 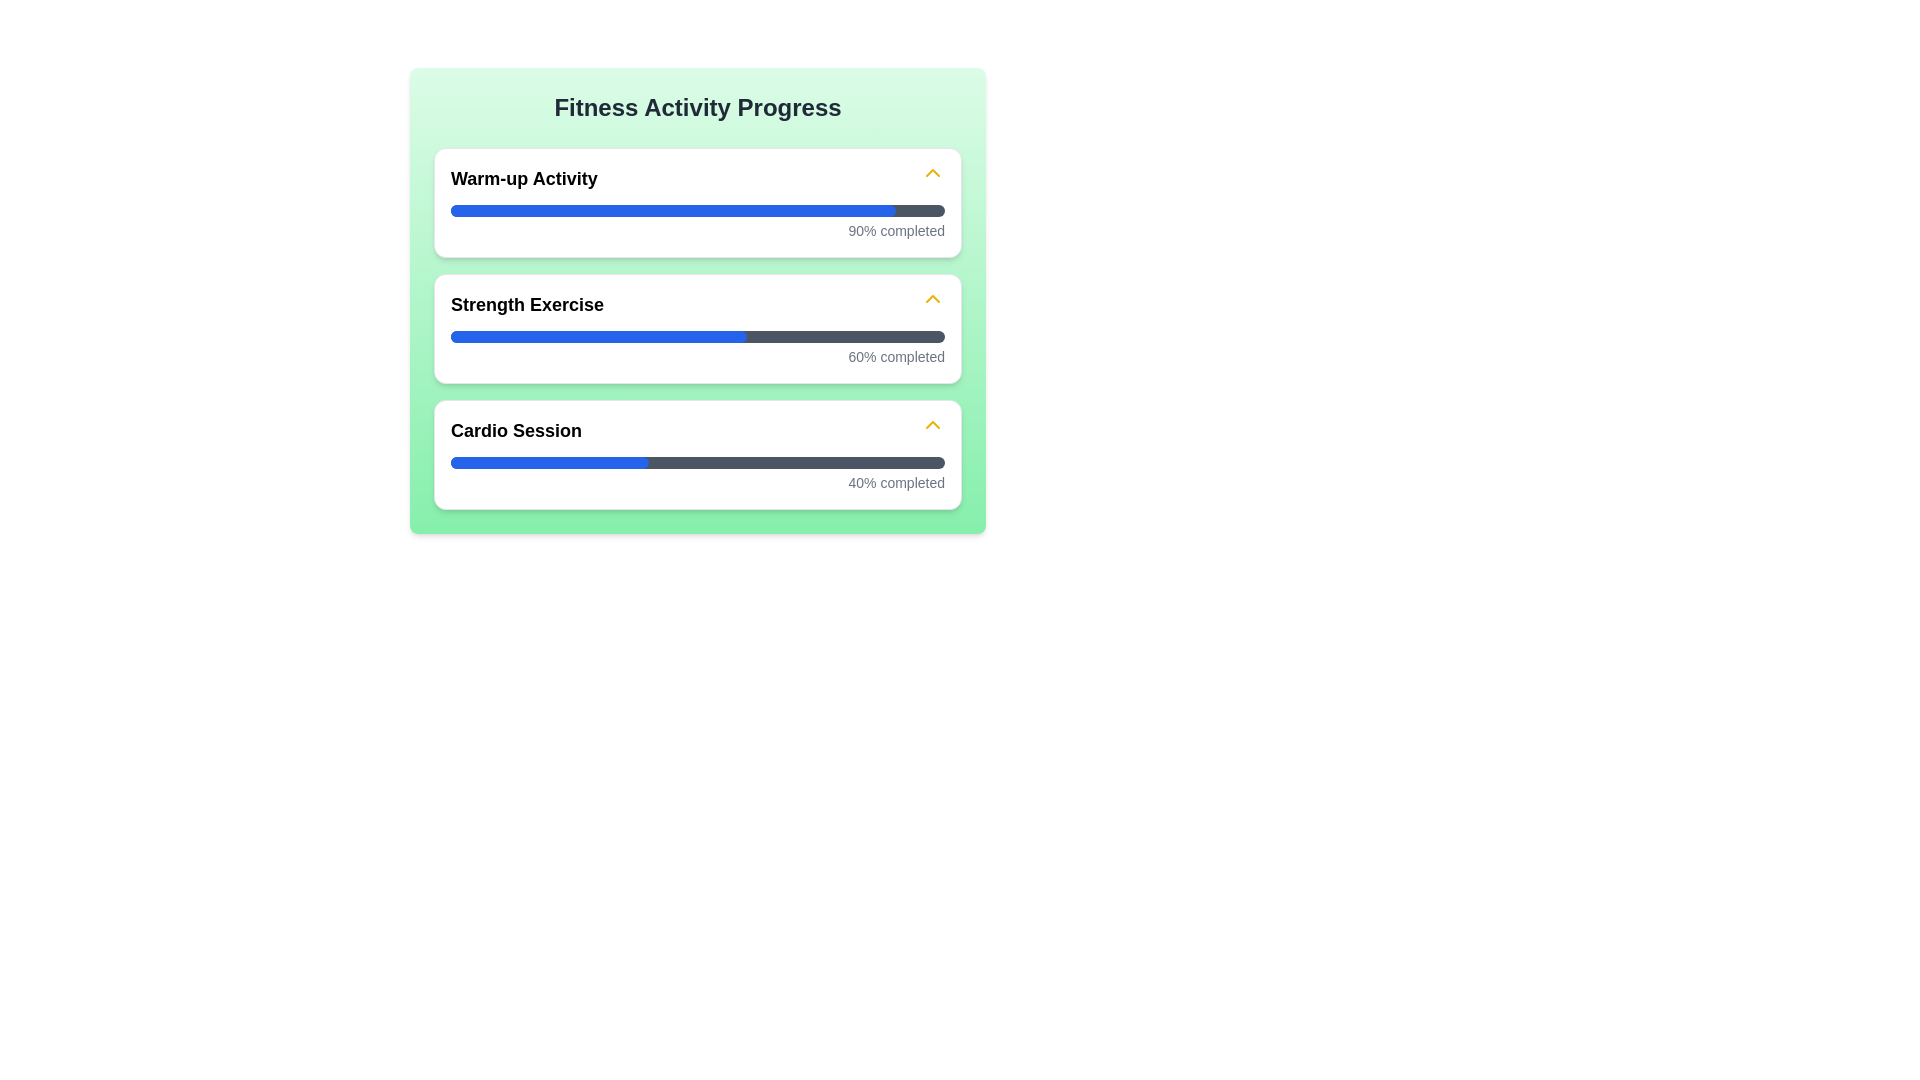 What do you see at coordinates (931, 427) in the screenshot?
I see `the Chevron Up icon located in the top-right corner of the 'Cardio Session' card` at bounding box center [931, 427].